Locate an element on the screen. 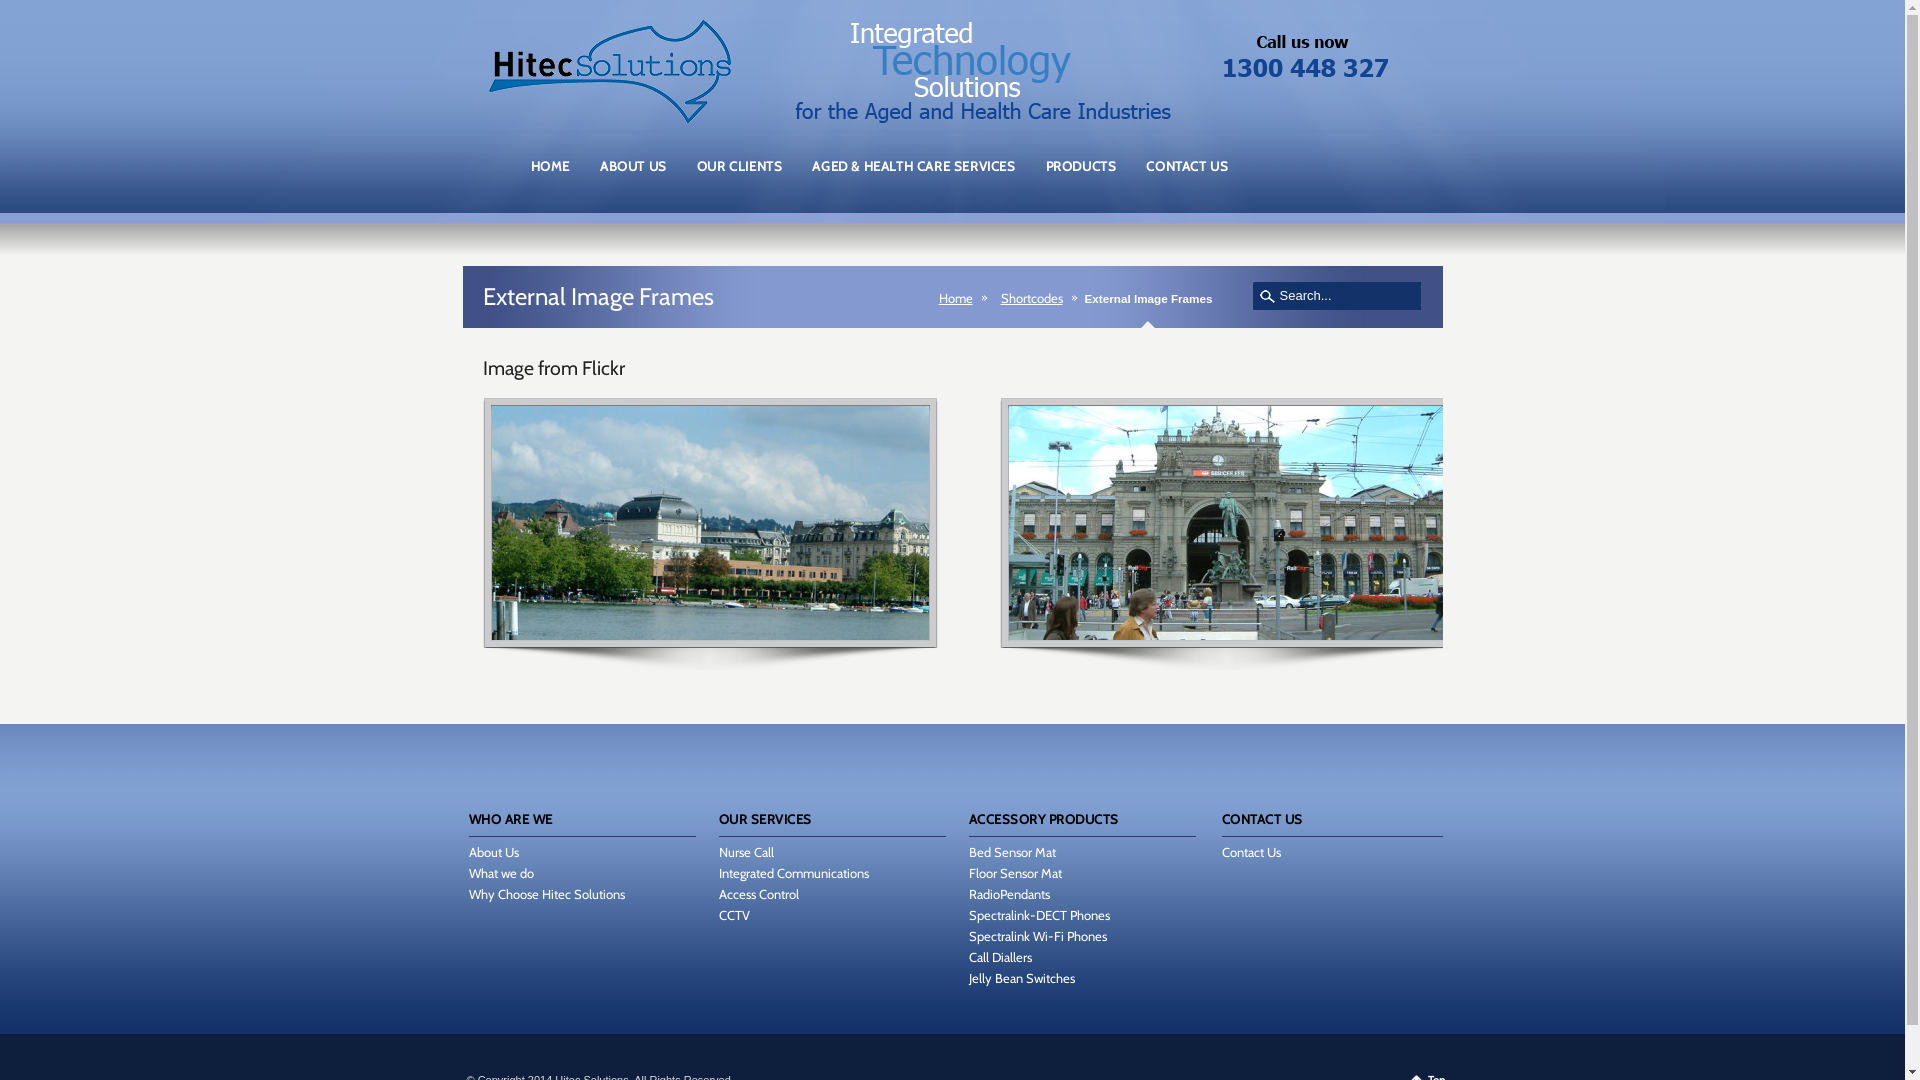 This screenshot has width=1920, height=1080. 'search' is located at coordinates (1266, 296).